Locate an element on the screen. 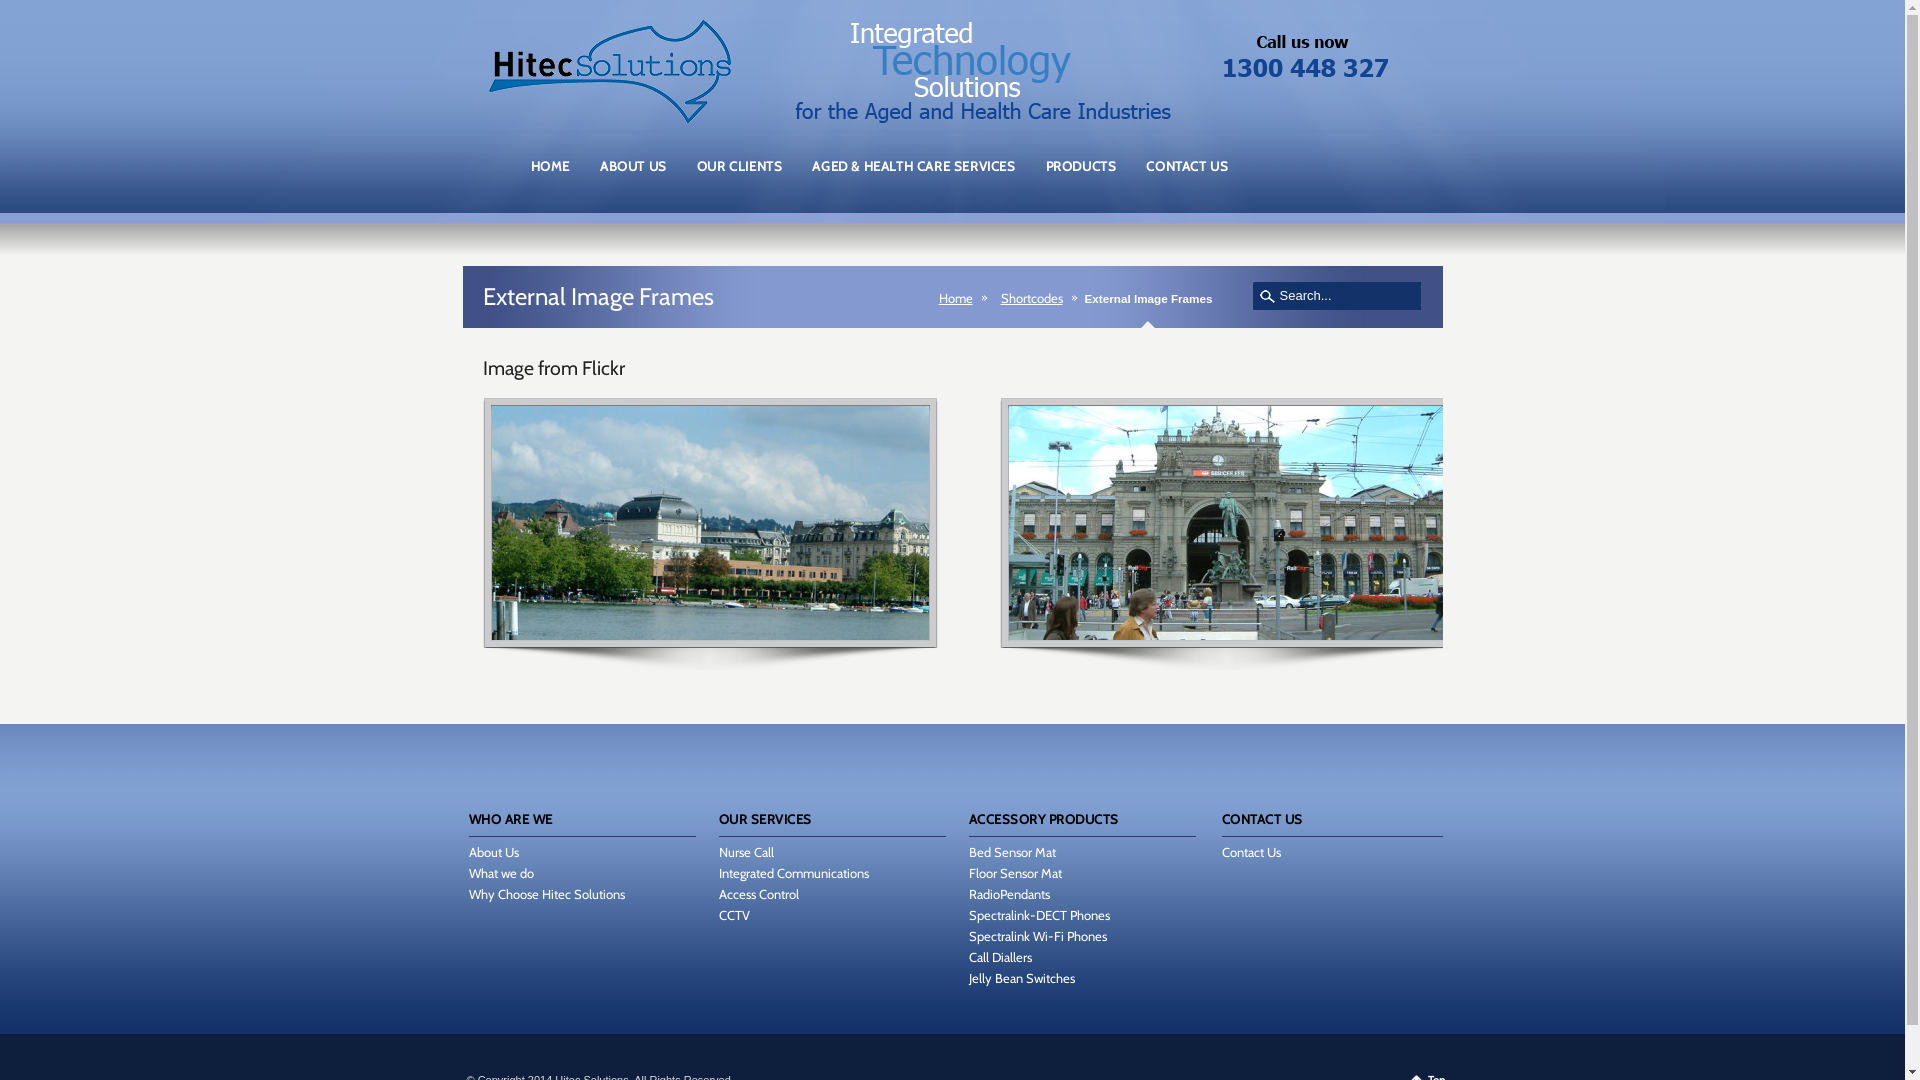 This screenshot has width=1920, height=1080. 'search' is located at coordinates (1266, 296).